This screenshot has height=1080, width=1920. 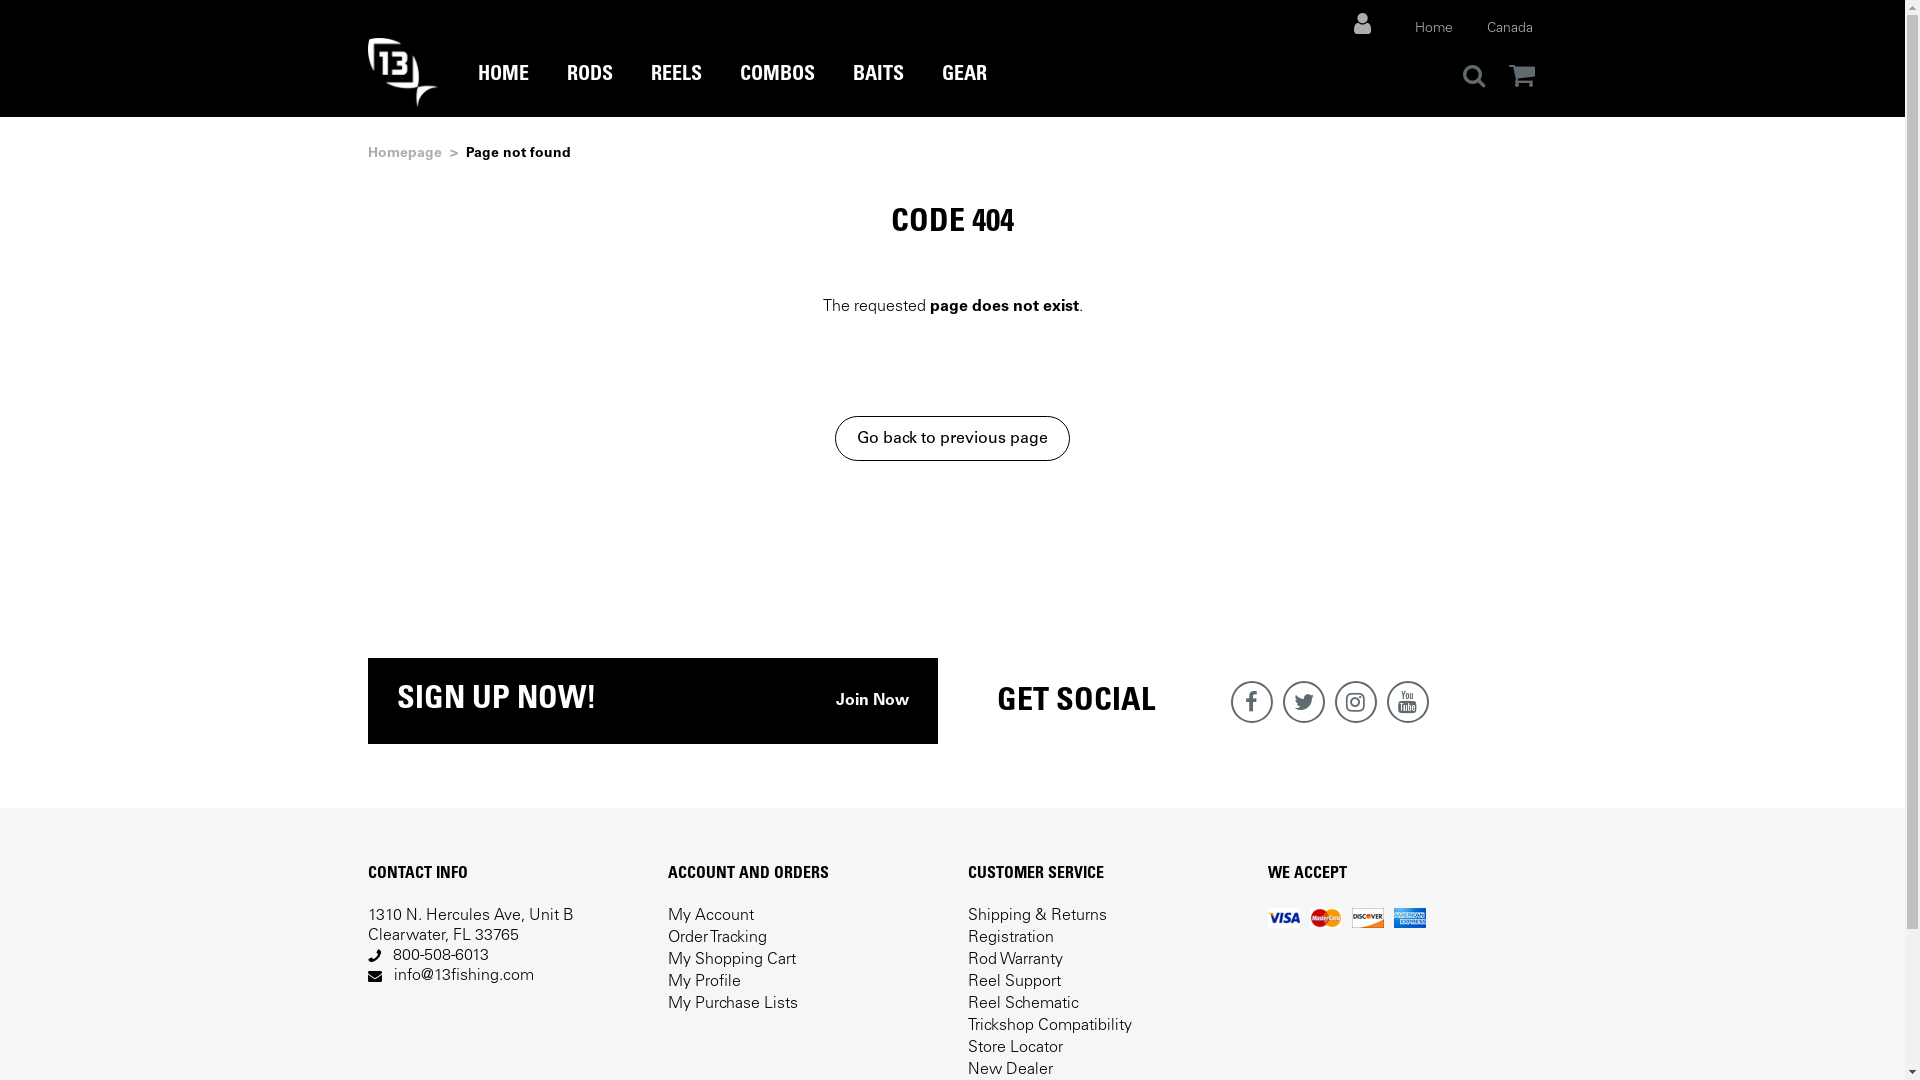 What do you see at coordinates (588, 90) in the screenshot?
I see `'RODS'` at bounding box center [588, 90].